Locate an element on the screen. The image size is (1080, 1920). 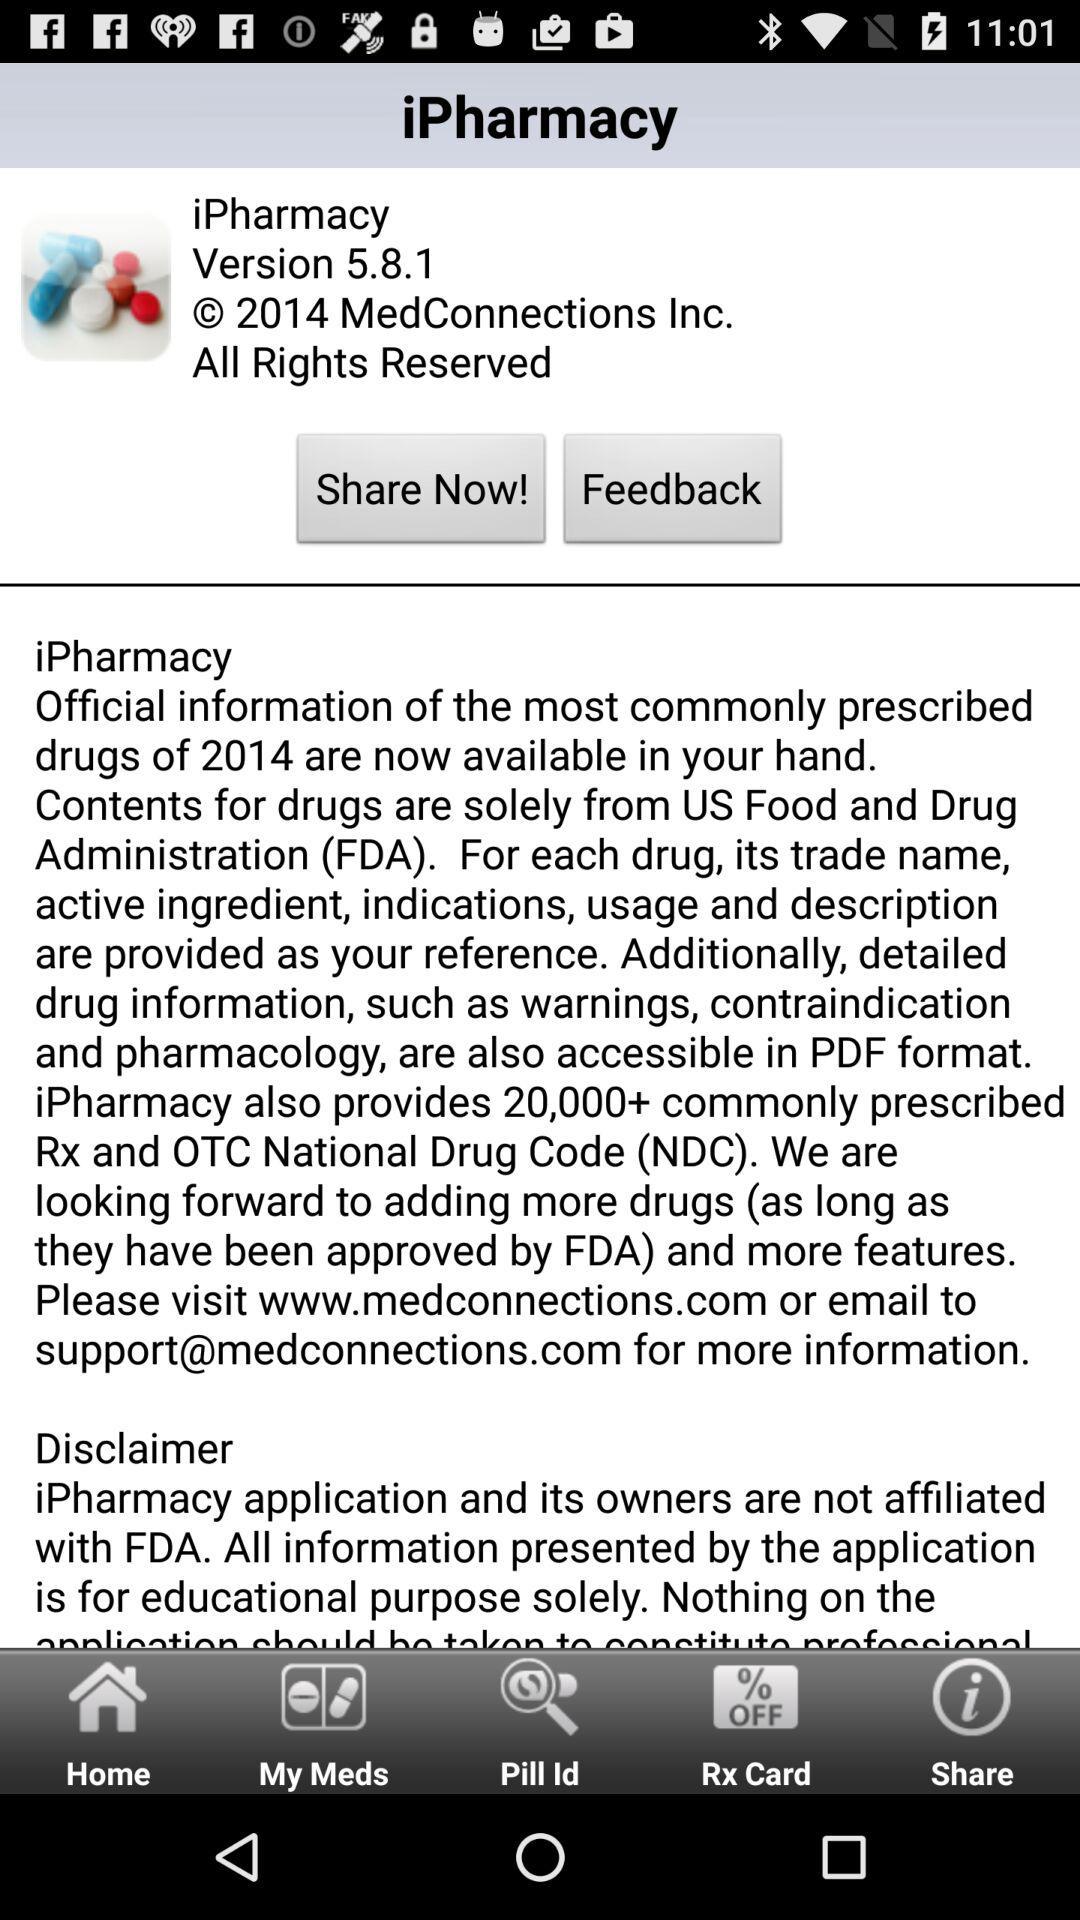
app below the ipharmacy official information icon is located at coordinates (540, 1719).